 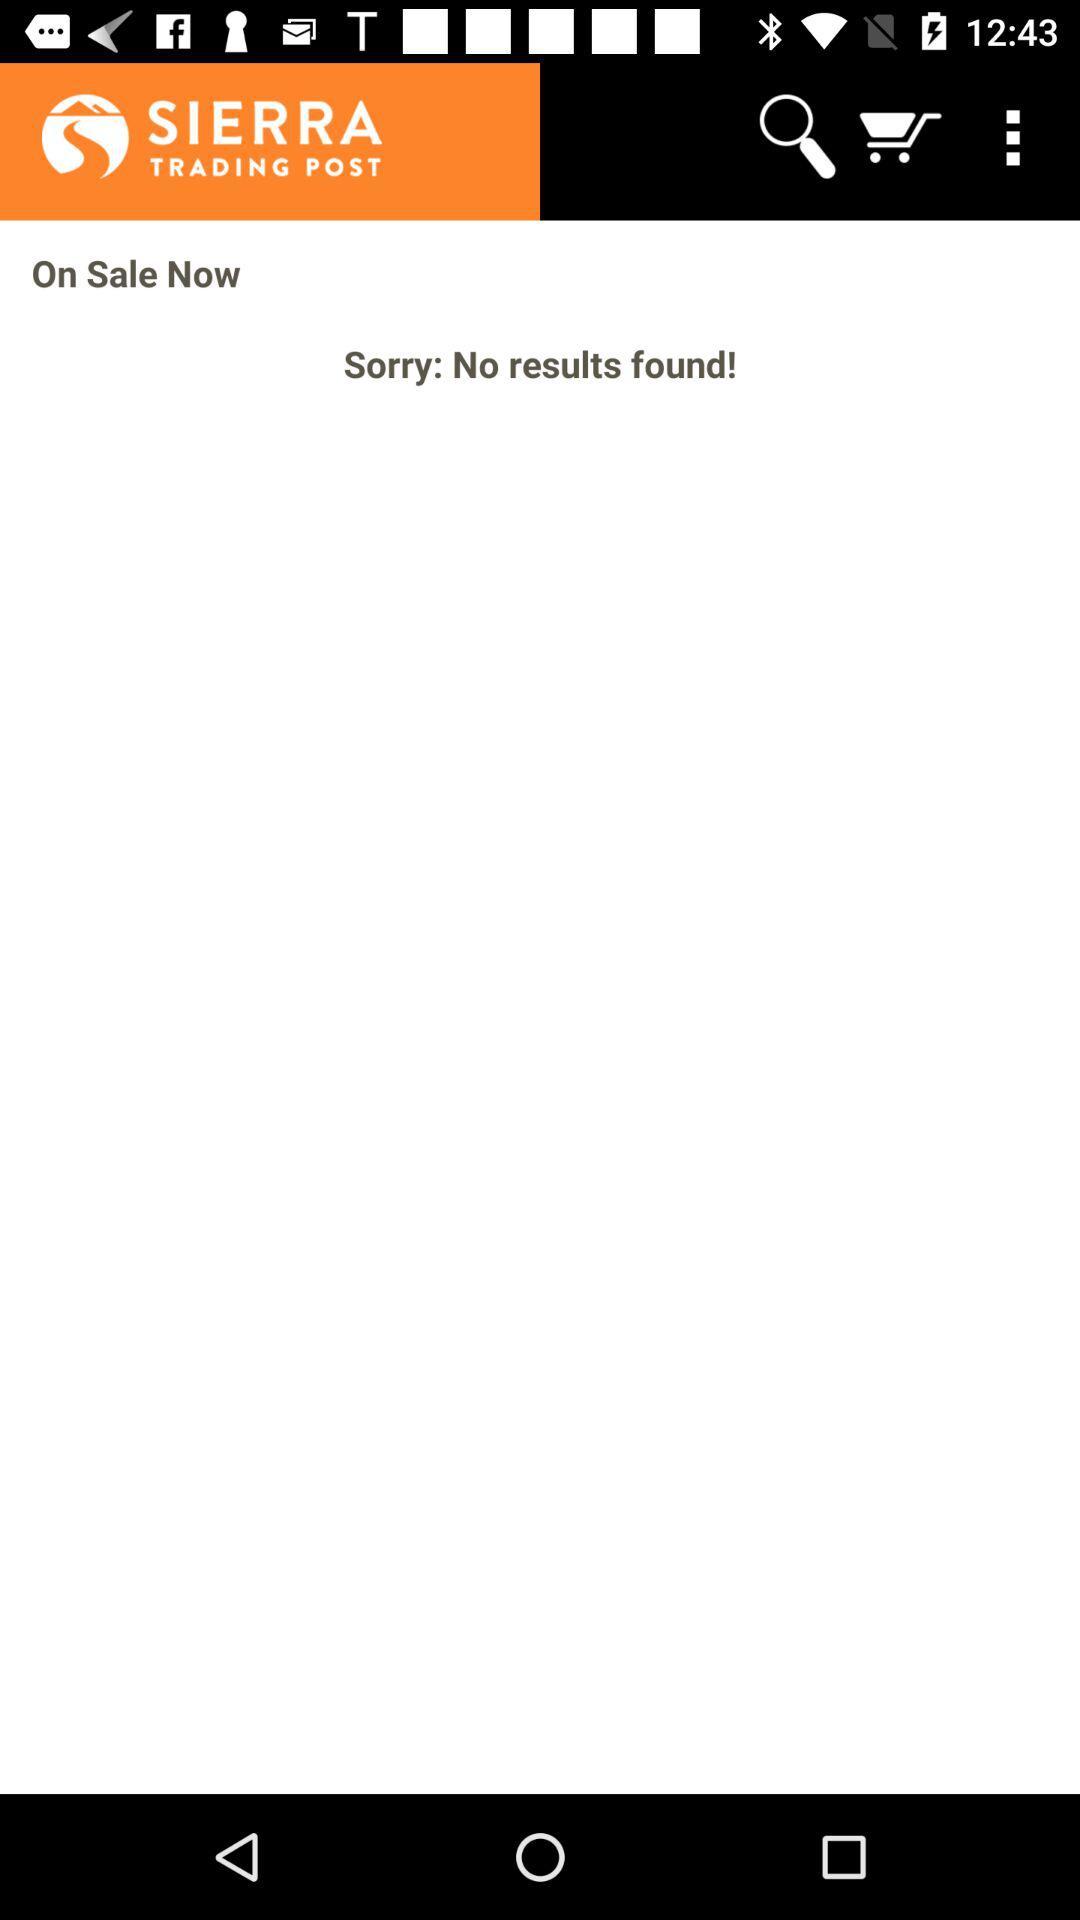 I want to click on item above the on sale now item, so click(x=795, y=135).